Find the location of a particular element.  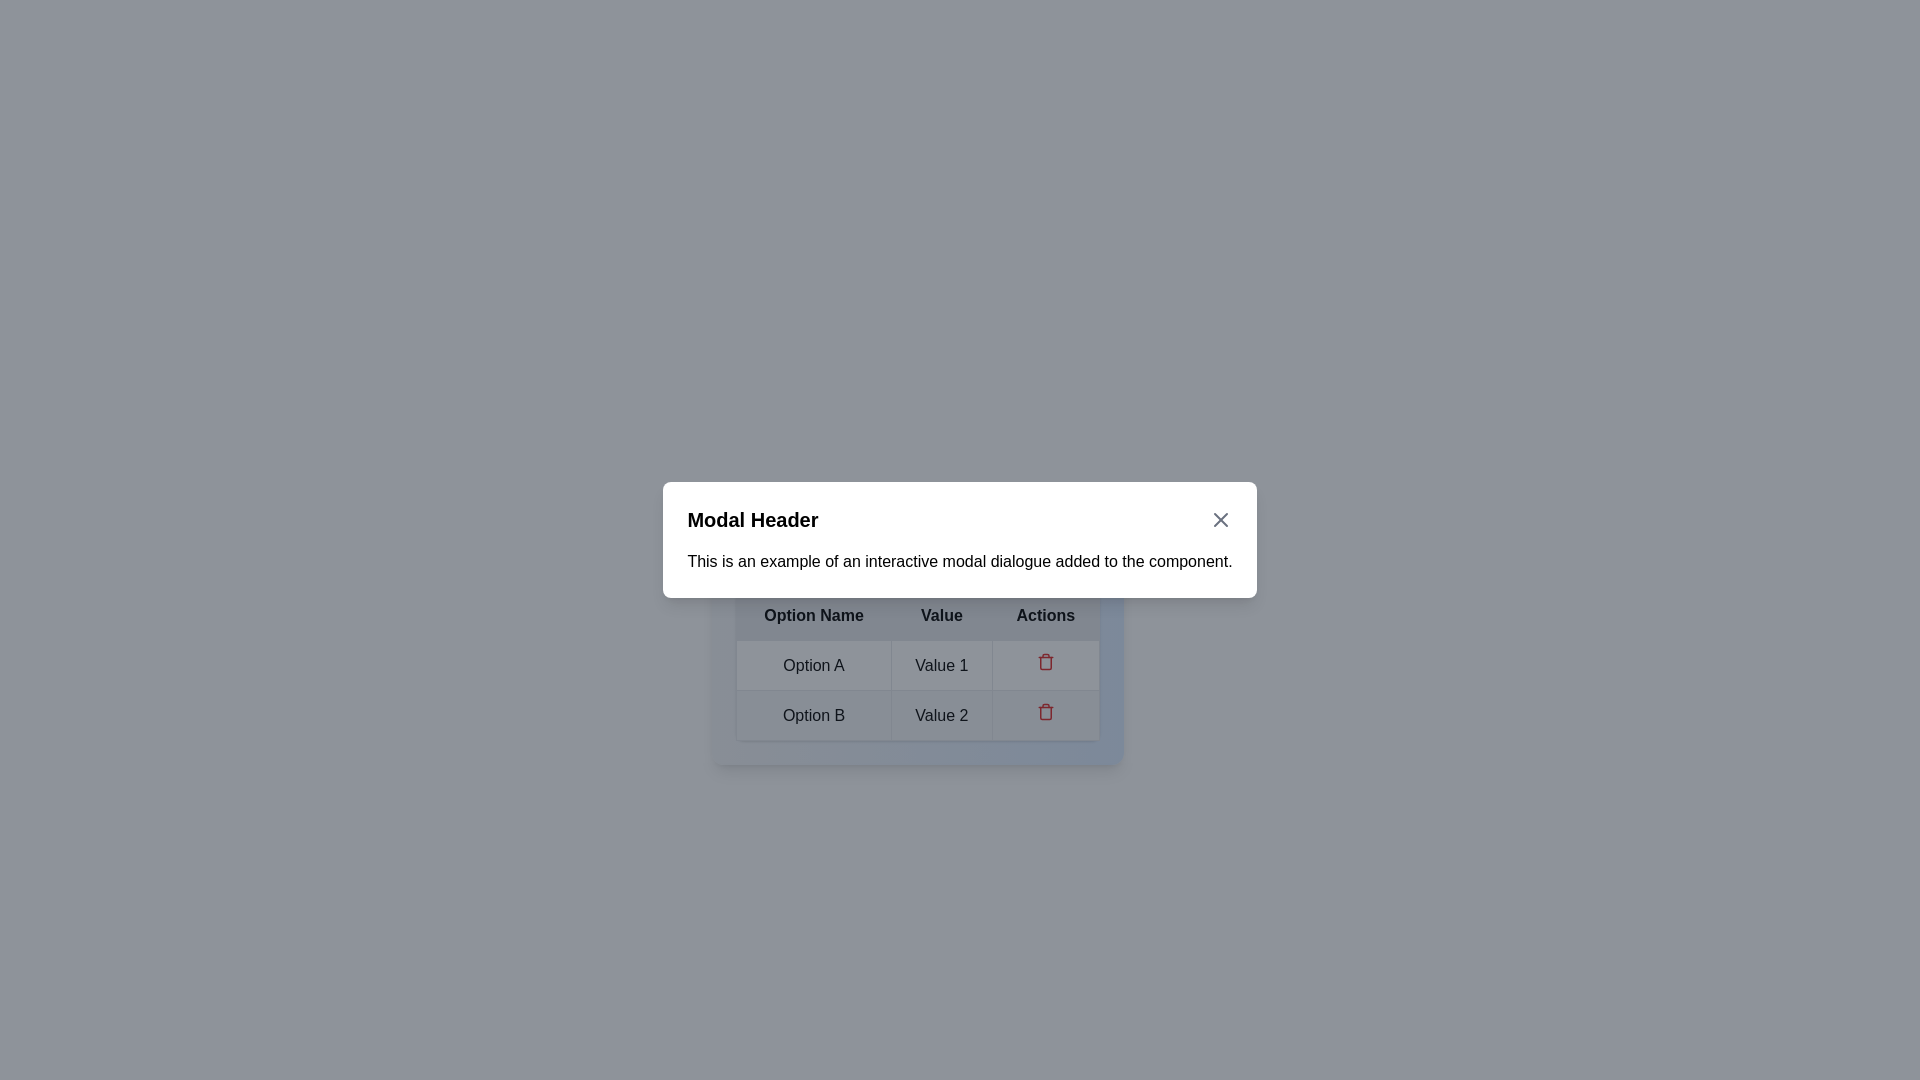

the 'Option Name' text label in the table header, which is bold and black on a gray background, located in the leftmost column of the header row is located at coordinates (814, 615).